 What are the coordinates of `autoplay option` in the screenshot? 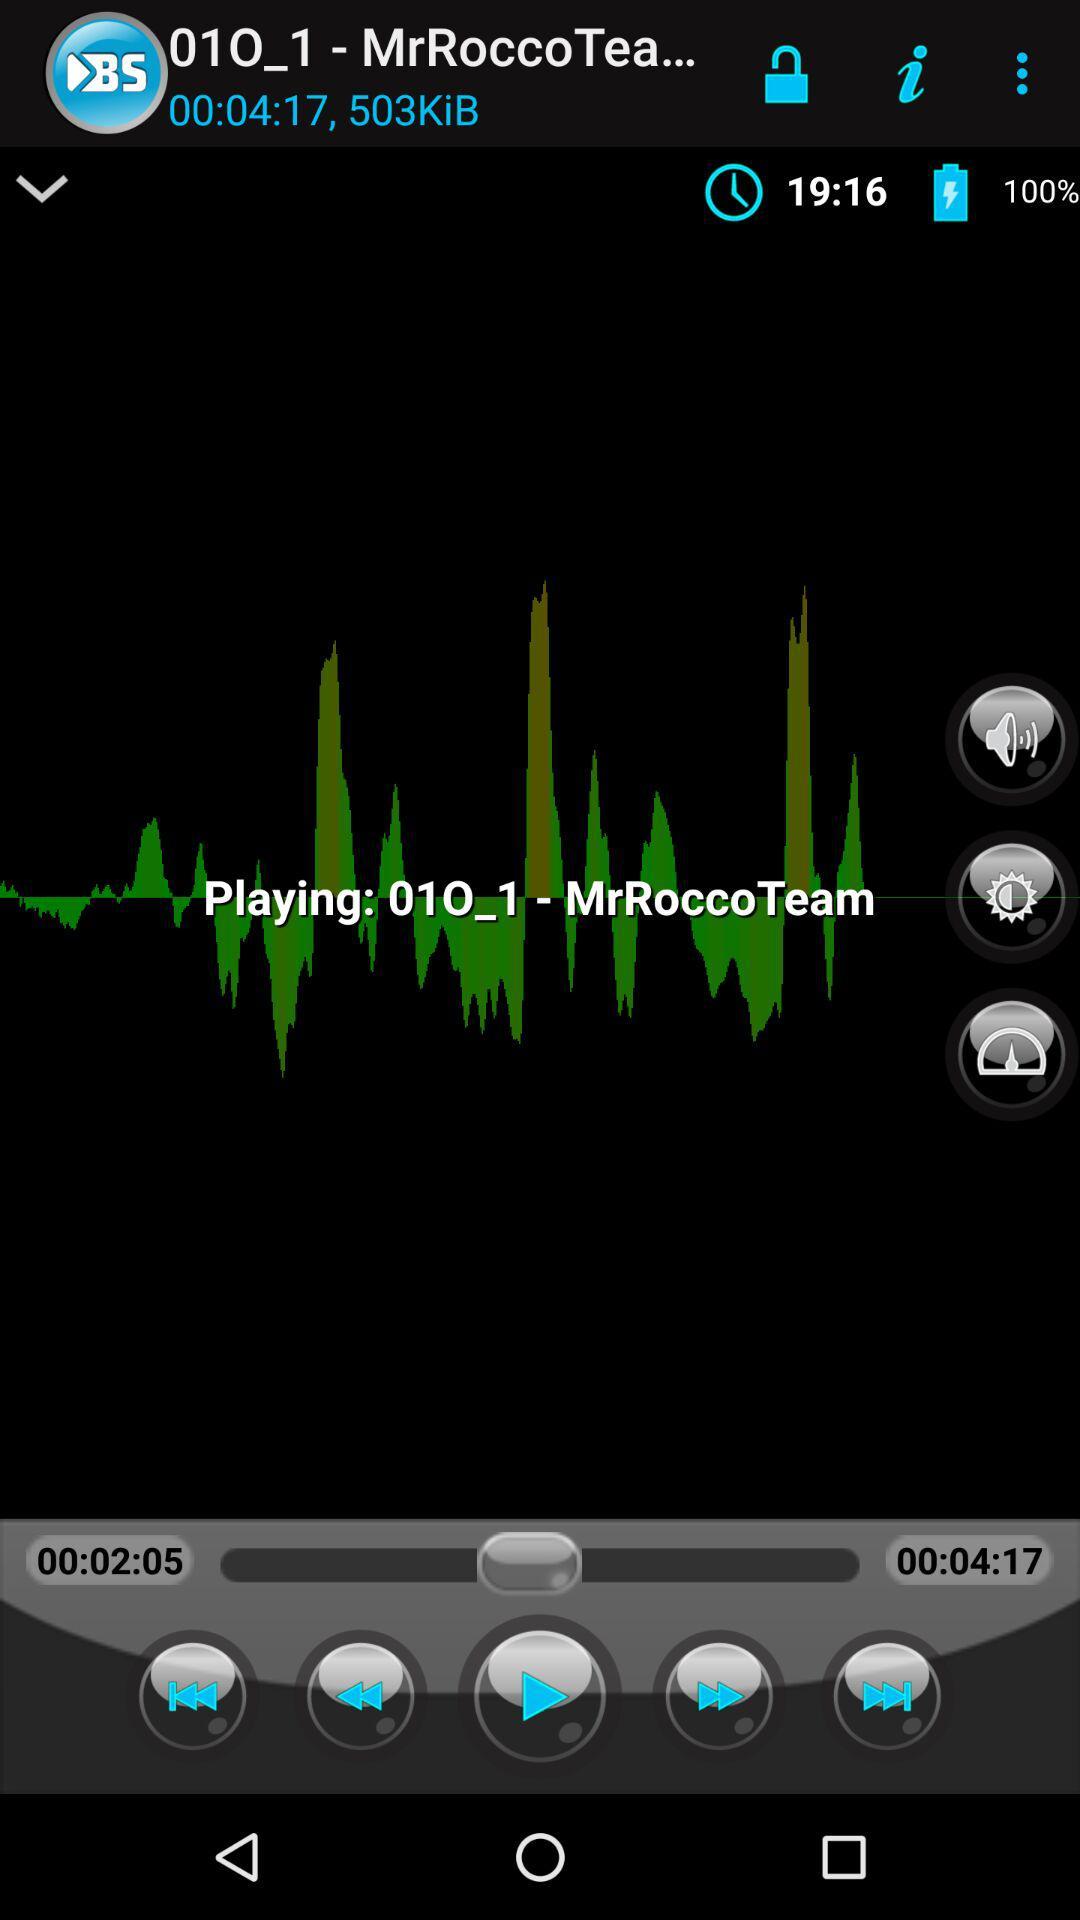 It's located at (886, 1695).